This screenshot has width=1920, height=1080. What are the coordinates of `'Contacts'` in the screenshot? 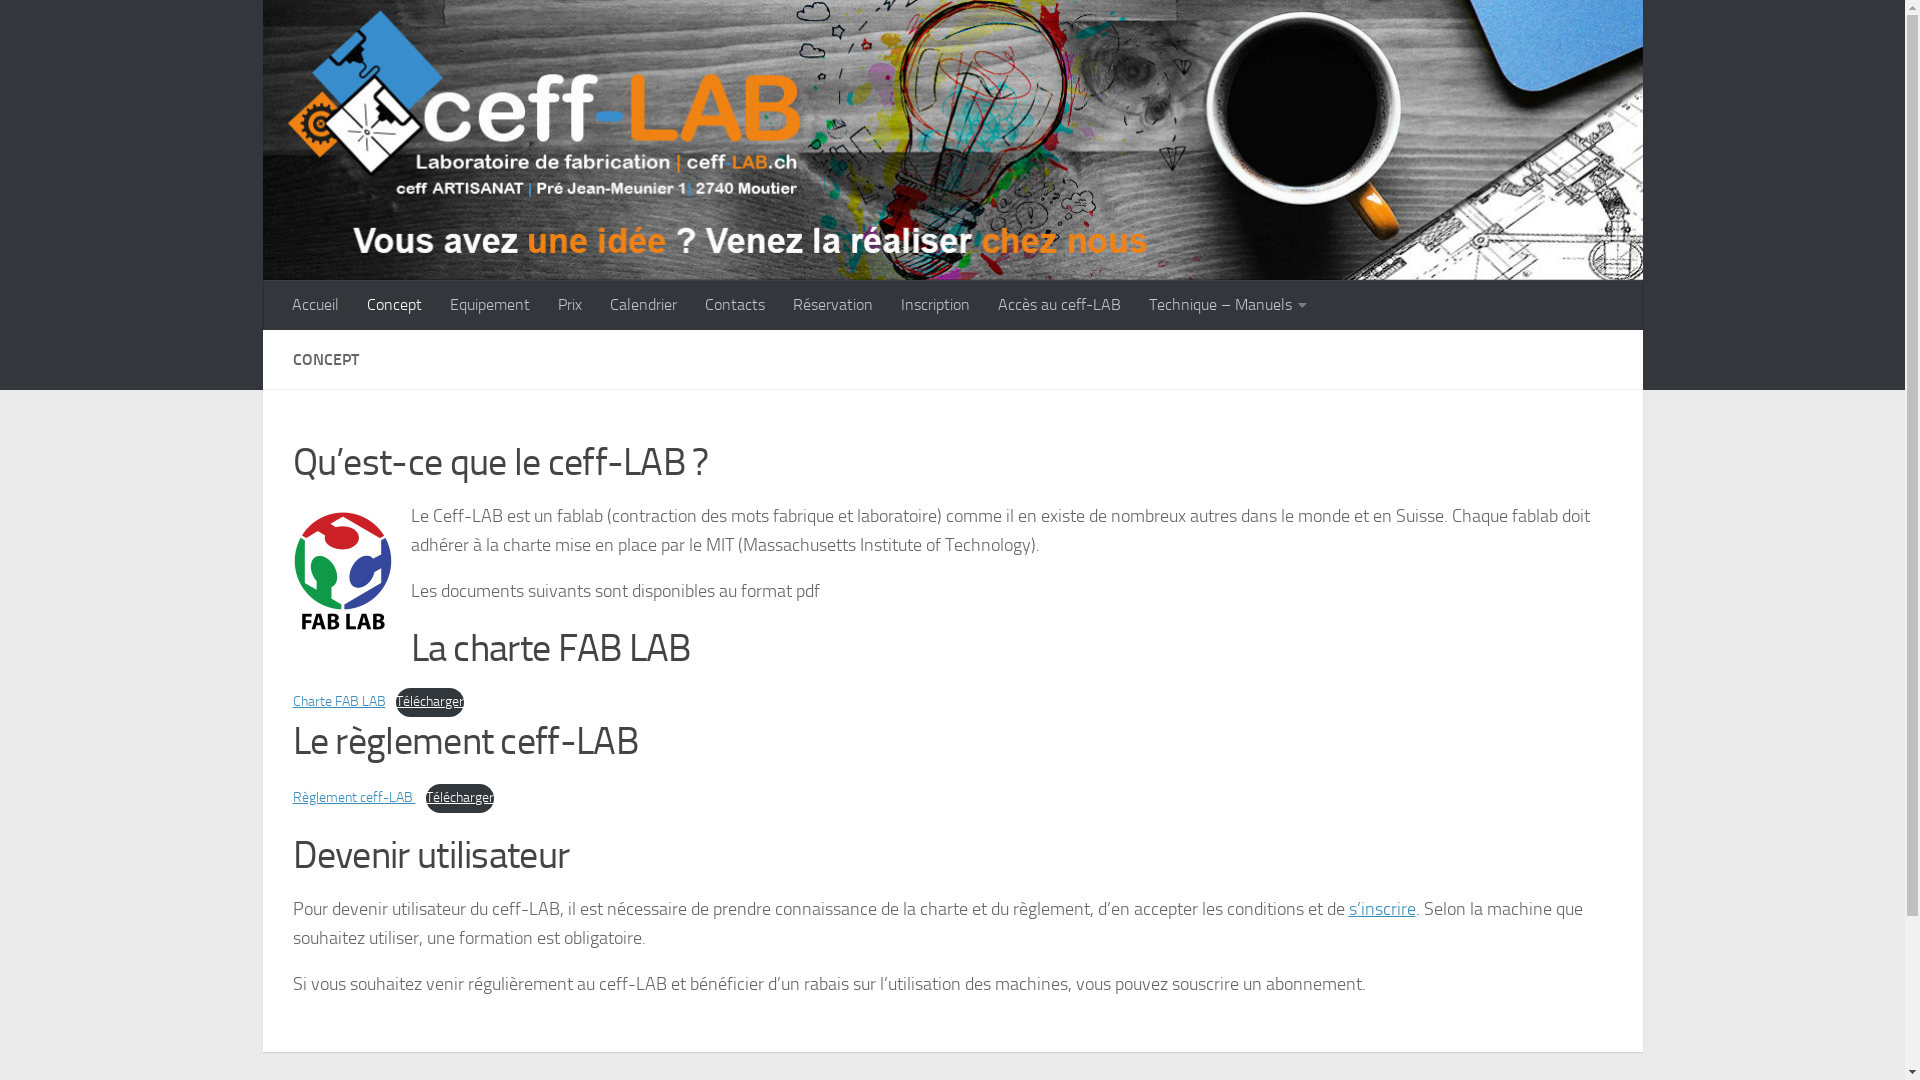 It's located at (733, 304).